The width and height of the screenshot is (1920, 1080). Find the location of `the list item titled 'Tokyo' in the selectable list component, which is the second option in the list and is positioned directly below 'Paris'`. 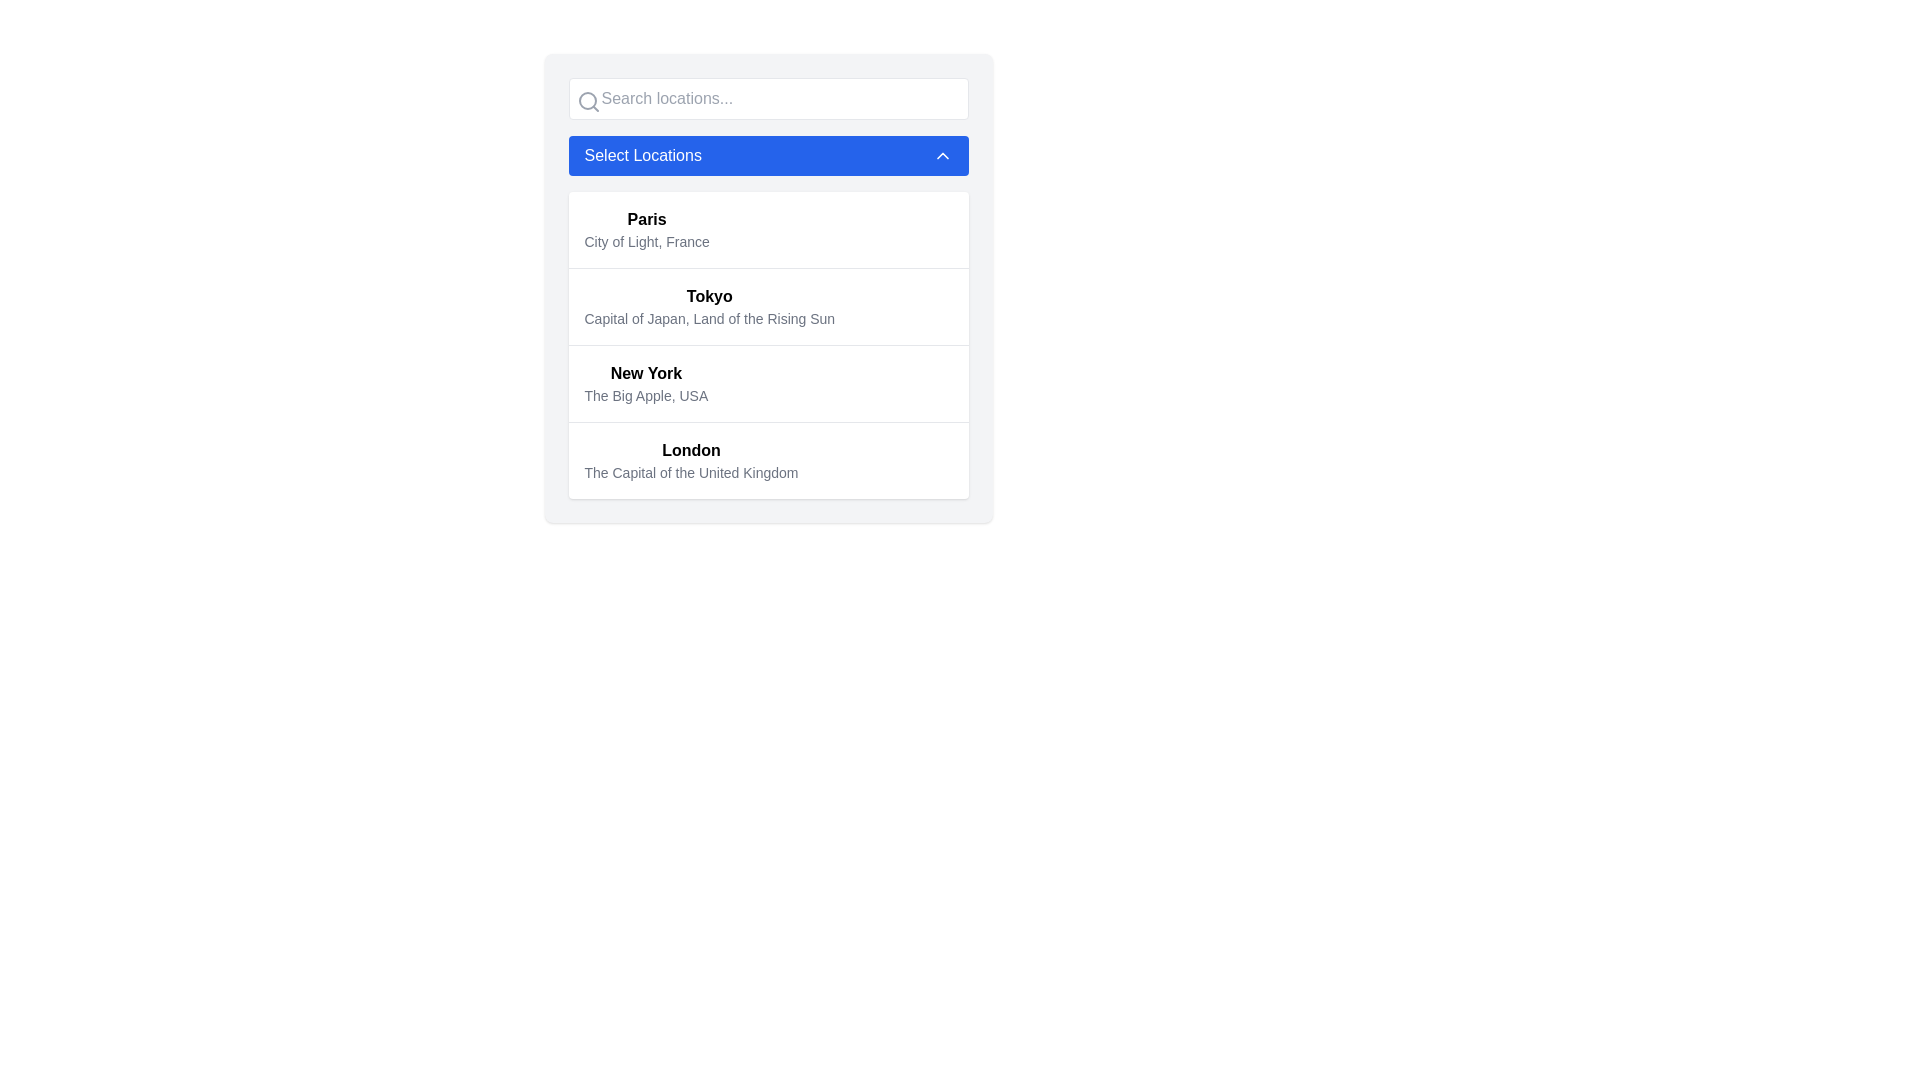

the list item titled 'Tokyo' in the selectable list component, which is the second option in the list and is positioned directly below 'Paris' is located at coordinates (767, 306).